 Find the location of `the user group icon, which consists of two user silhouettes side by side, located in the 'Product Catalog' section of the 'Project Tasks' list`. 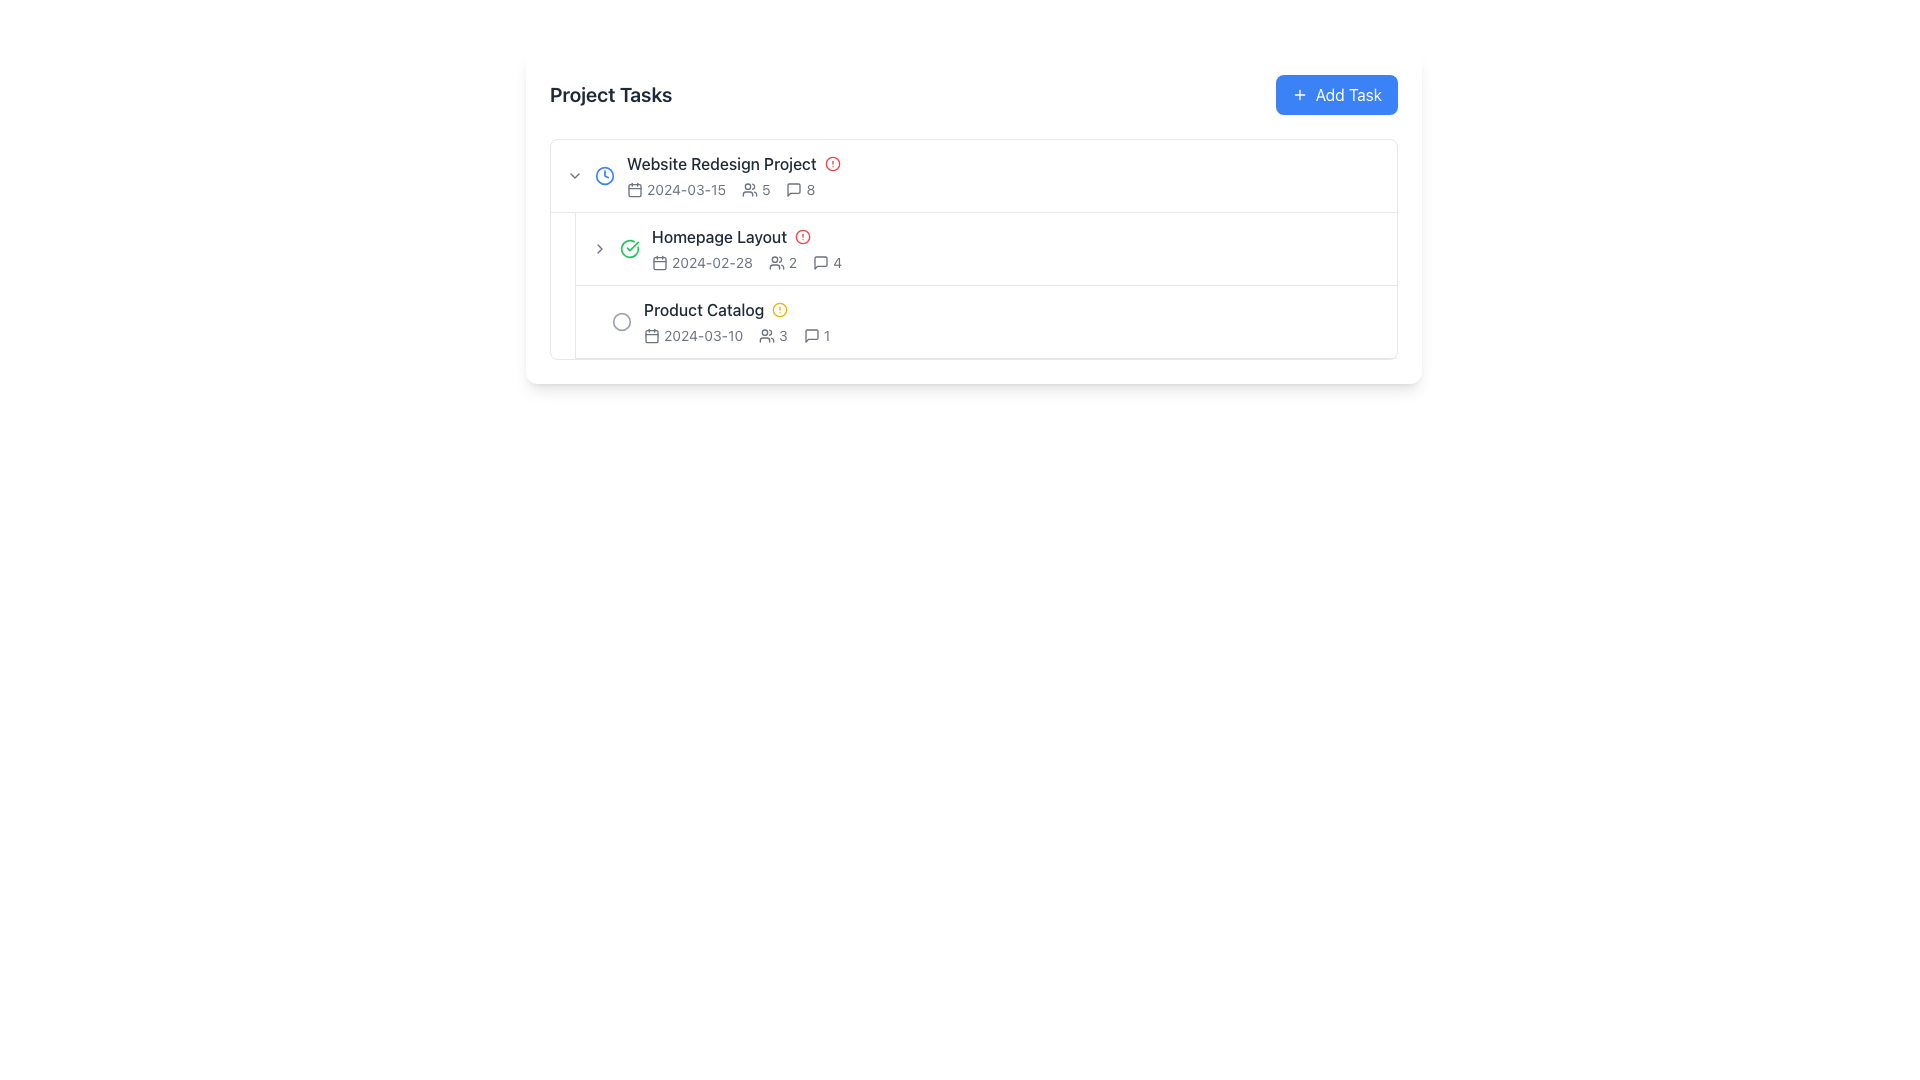

the user group icon, which consists of two user silhouettes side by side, located in the 'Product Catalog' section of the 'Project Tasks' list is located at coordinates (766, 334).